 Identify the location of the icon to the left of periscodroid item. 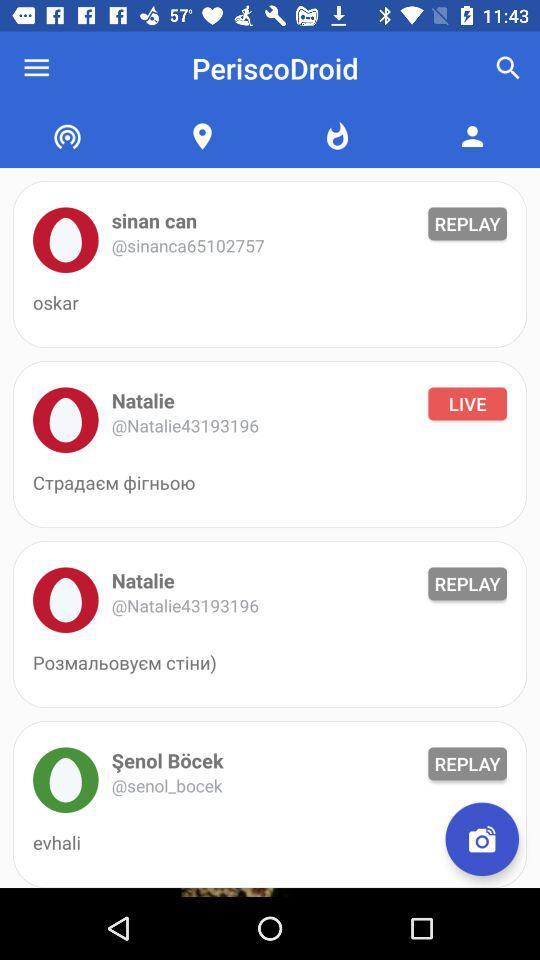
(36, 68).